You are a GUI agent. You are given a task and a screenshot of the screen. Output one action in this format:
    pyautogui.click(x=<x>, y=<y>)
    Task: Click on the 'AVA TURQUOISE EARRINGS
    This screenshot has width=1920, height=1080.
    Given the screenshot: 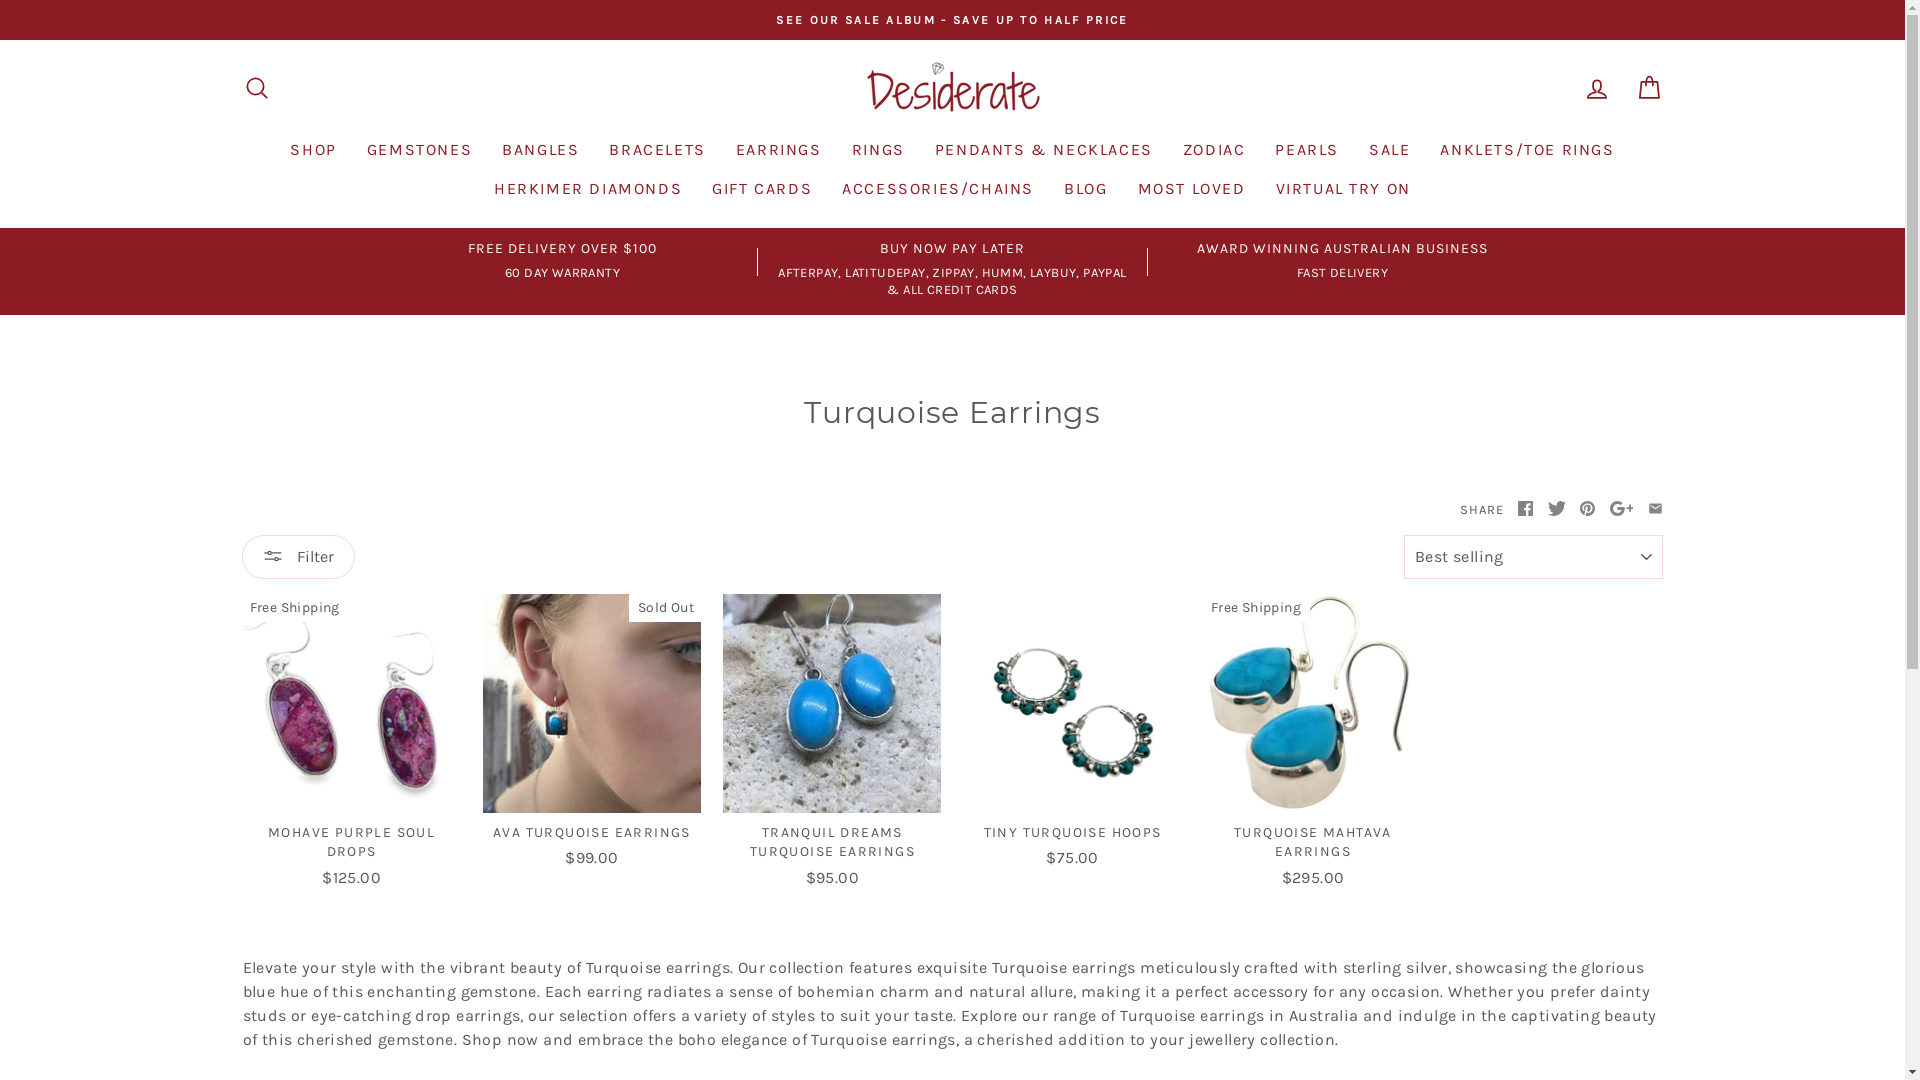 What is the action you would take?
    pyautogui.click(x=590, y=734)
    